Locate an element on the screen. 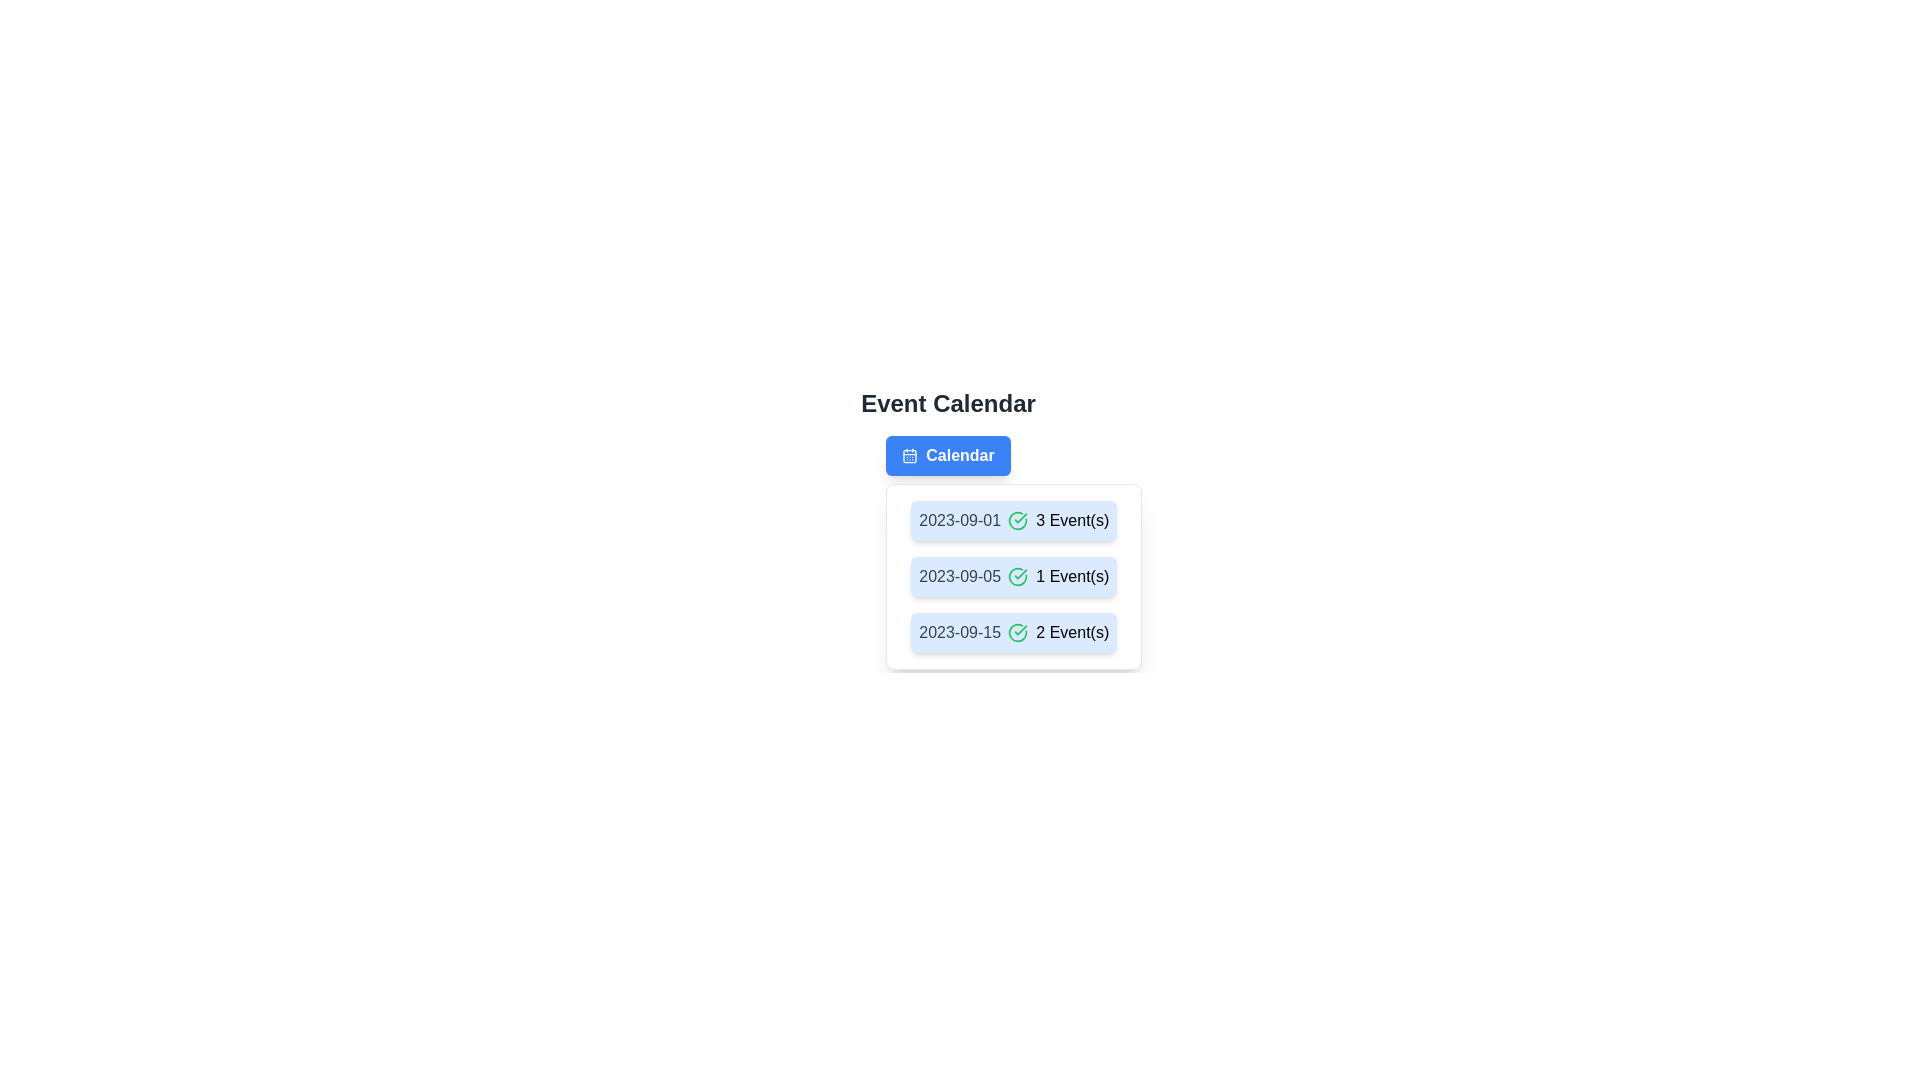 The width and height of the screenshot is (1920, 1080). the Text Label with Icon that displays '3 Event(s)' and has a green check icon, located to the right of the date '2023-09-01' is located at coordinates (1057, 519).